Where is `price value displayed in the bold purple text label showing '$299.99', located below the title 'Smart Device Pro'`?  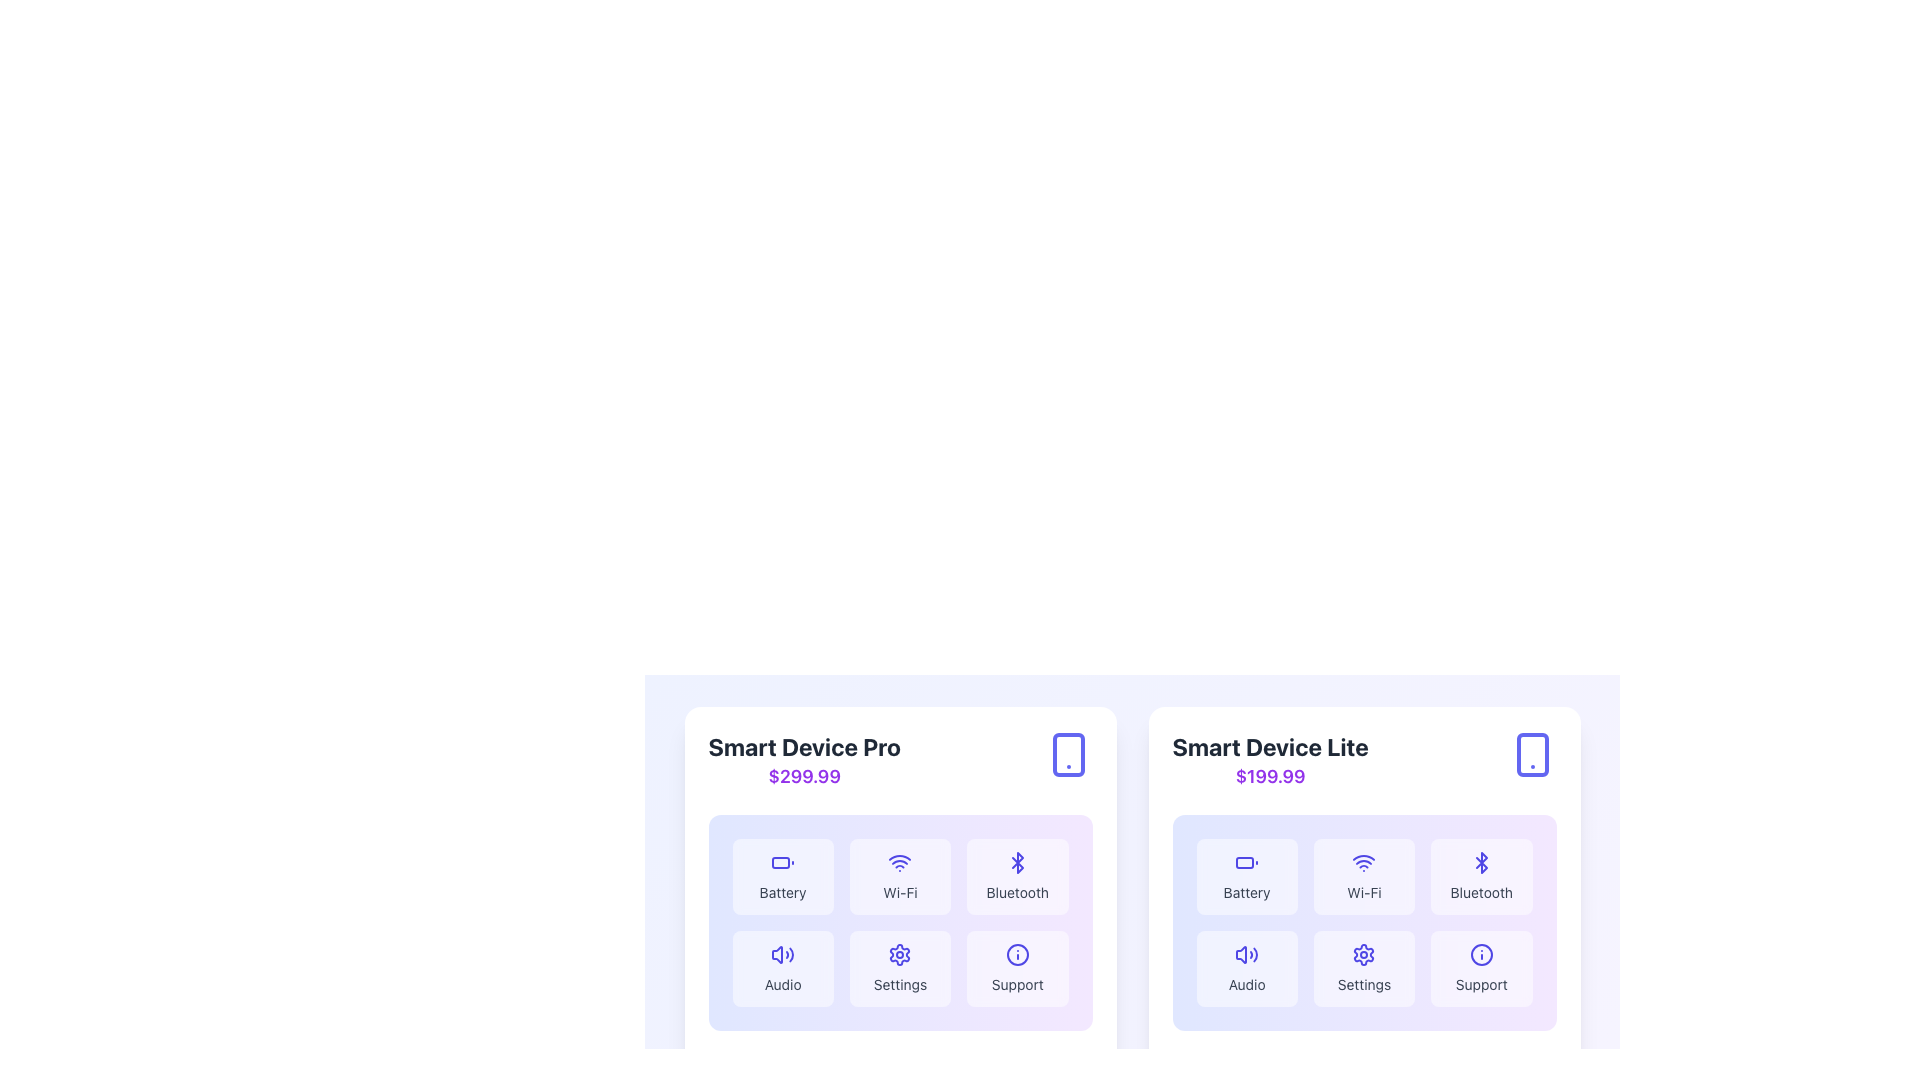
price value displayed in the bold purple text label showing '$299.99', located below the title 'Smart Device Pro' is located at coordinates (804, 775).